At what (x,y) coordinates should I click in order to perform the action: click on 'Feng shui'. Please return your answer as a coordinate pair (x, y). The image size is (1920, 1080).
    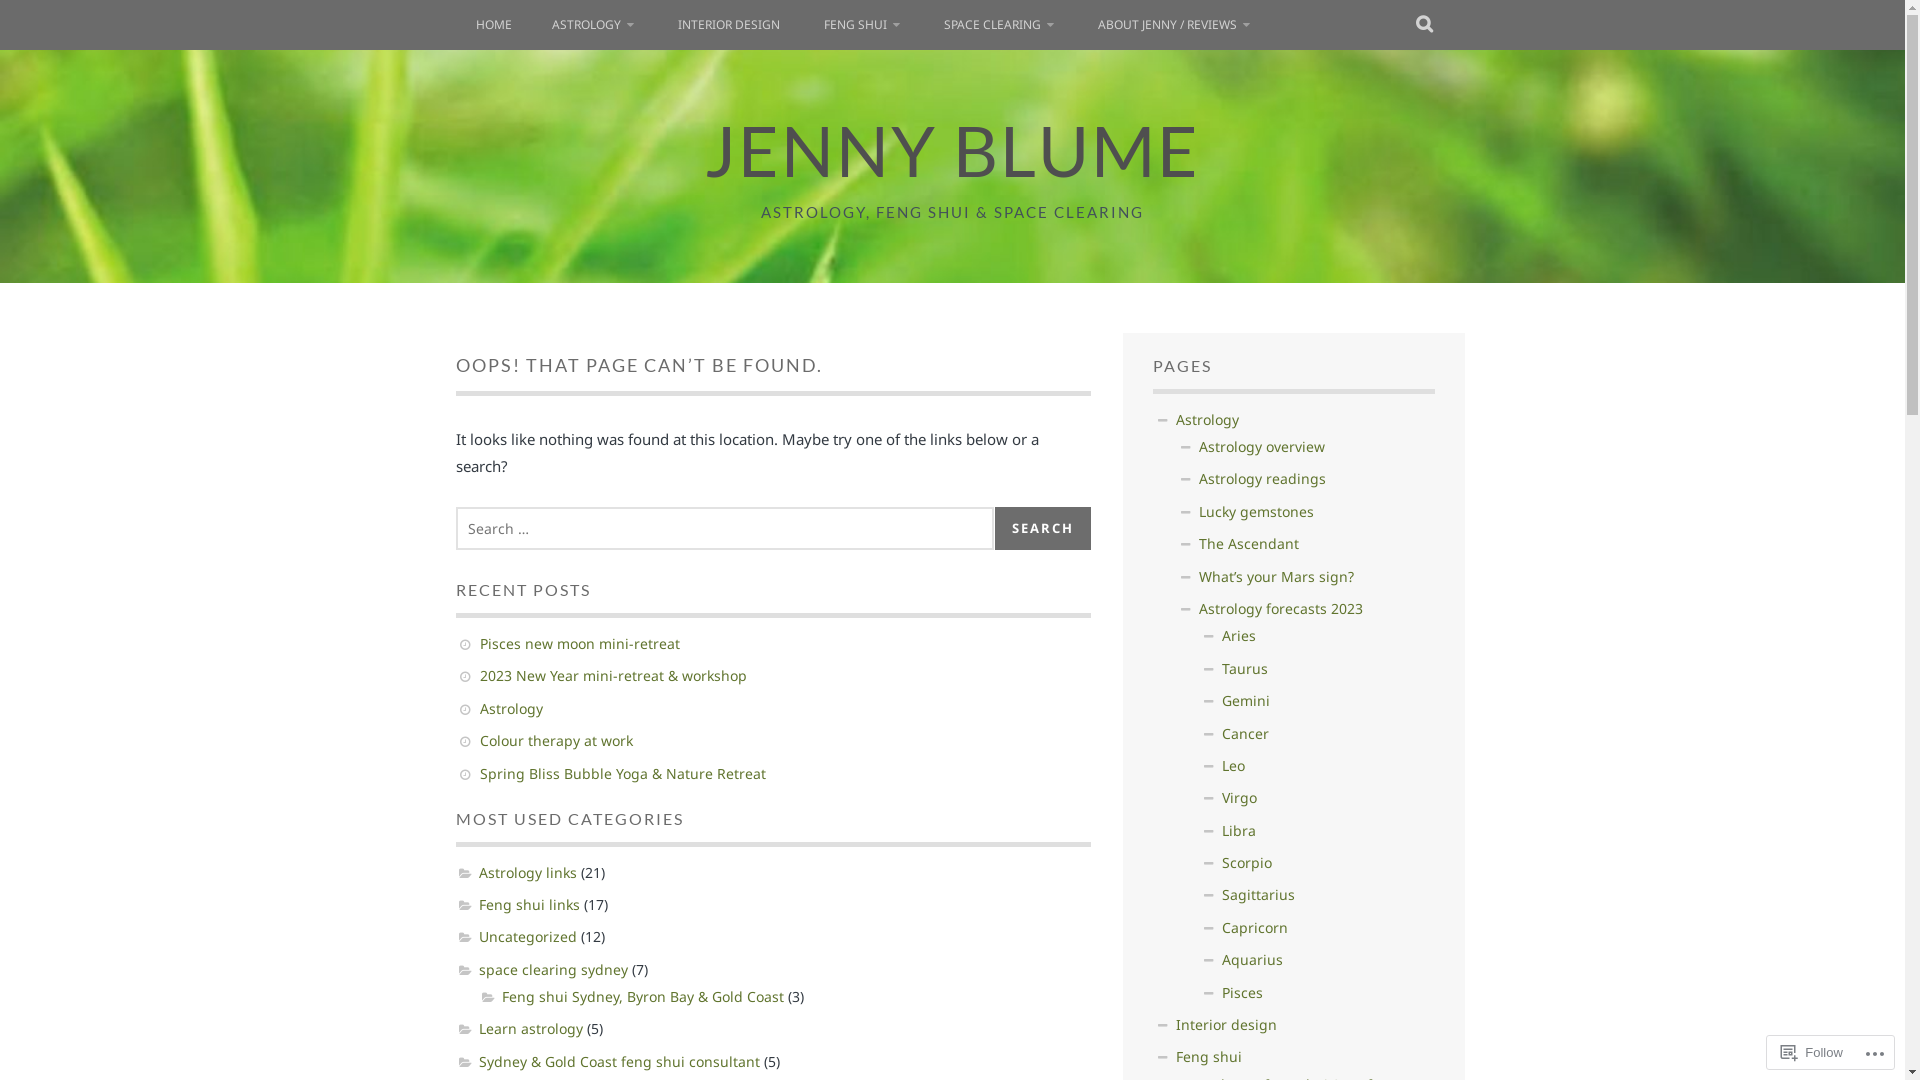
    Looking at the image, I should click on (1176, 1055).